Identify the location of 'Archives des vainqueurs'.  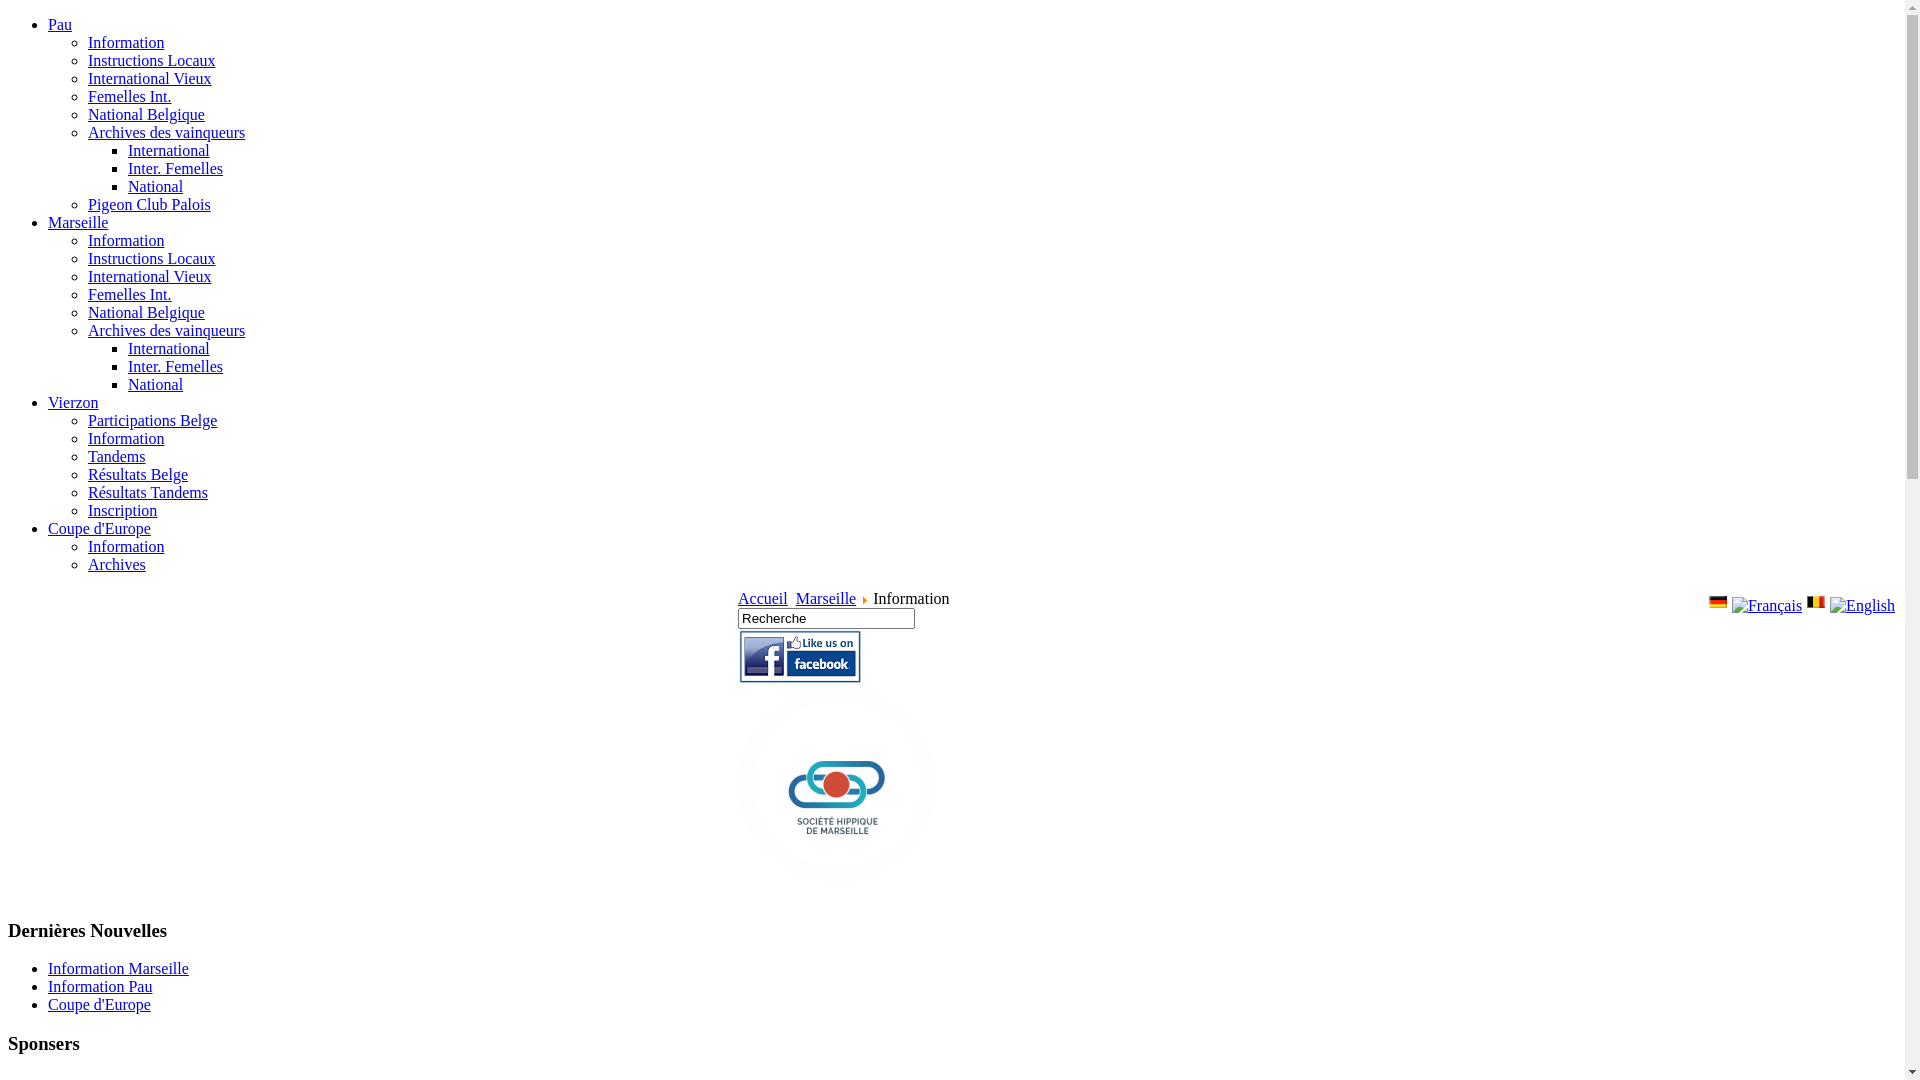
(86, 329).